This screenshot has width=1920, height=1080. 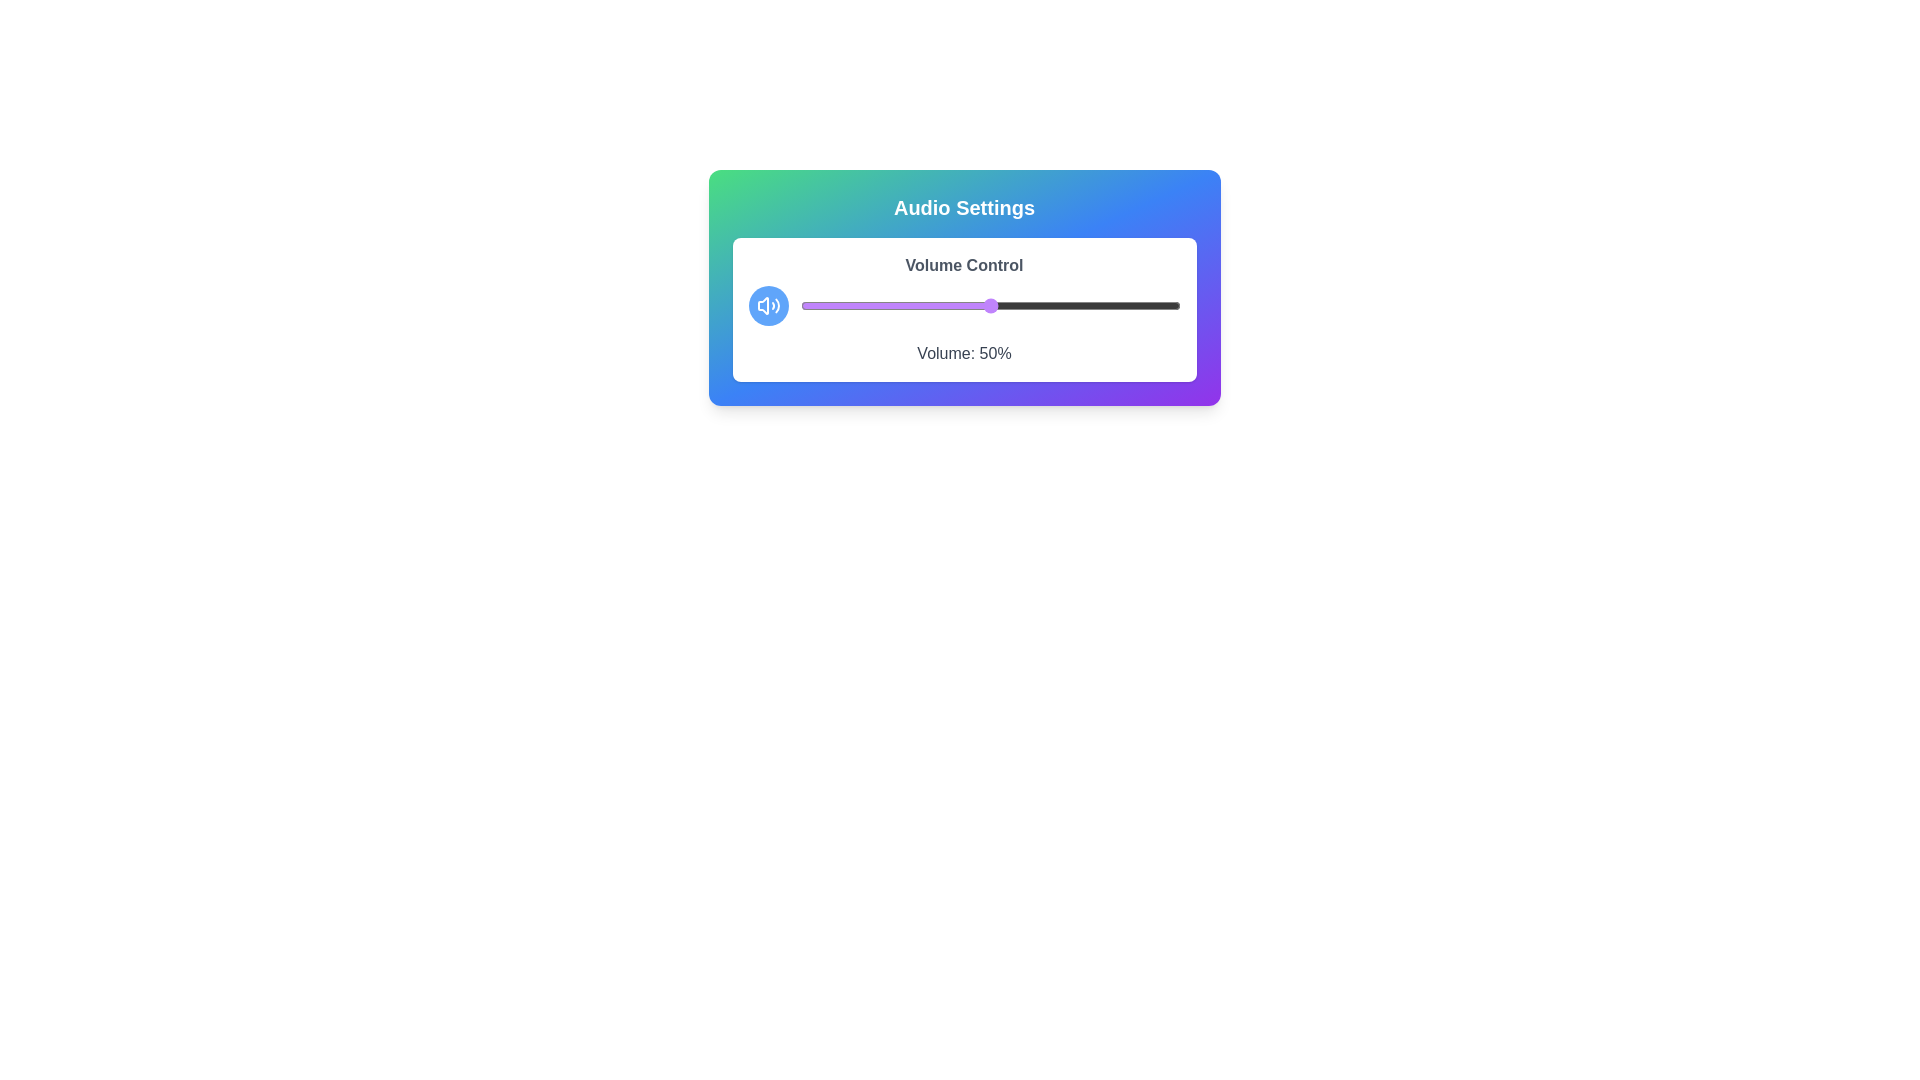 What do you see at coordinates (865, 305) in the screenshot?
I see `volume slider` at bounding box center [865, 305].